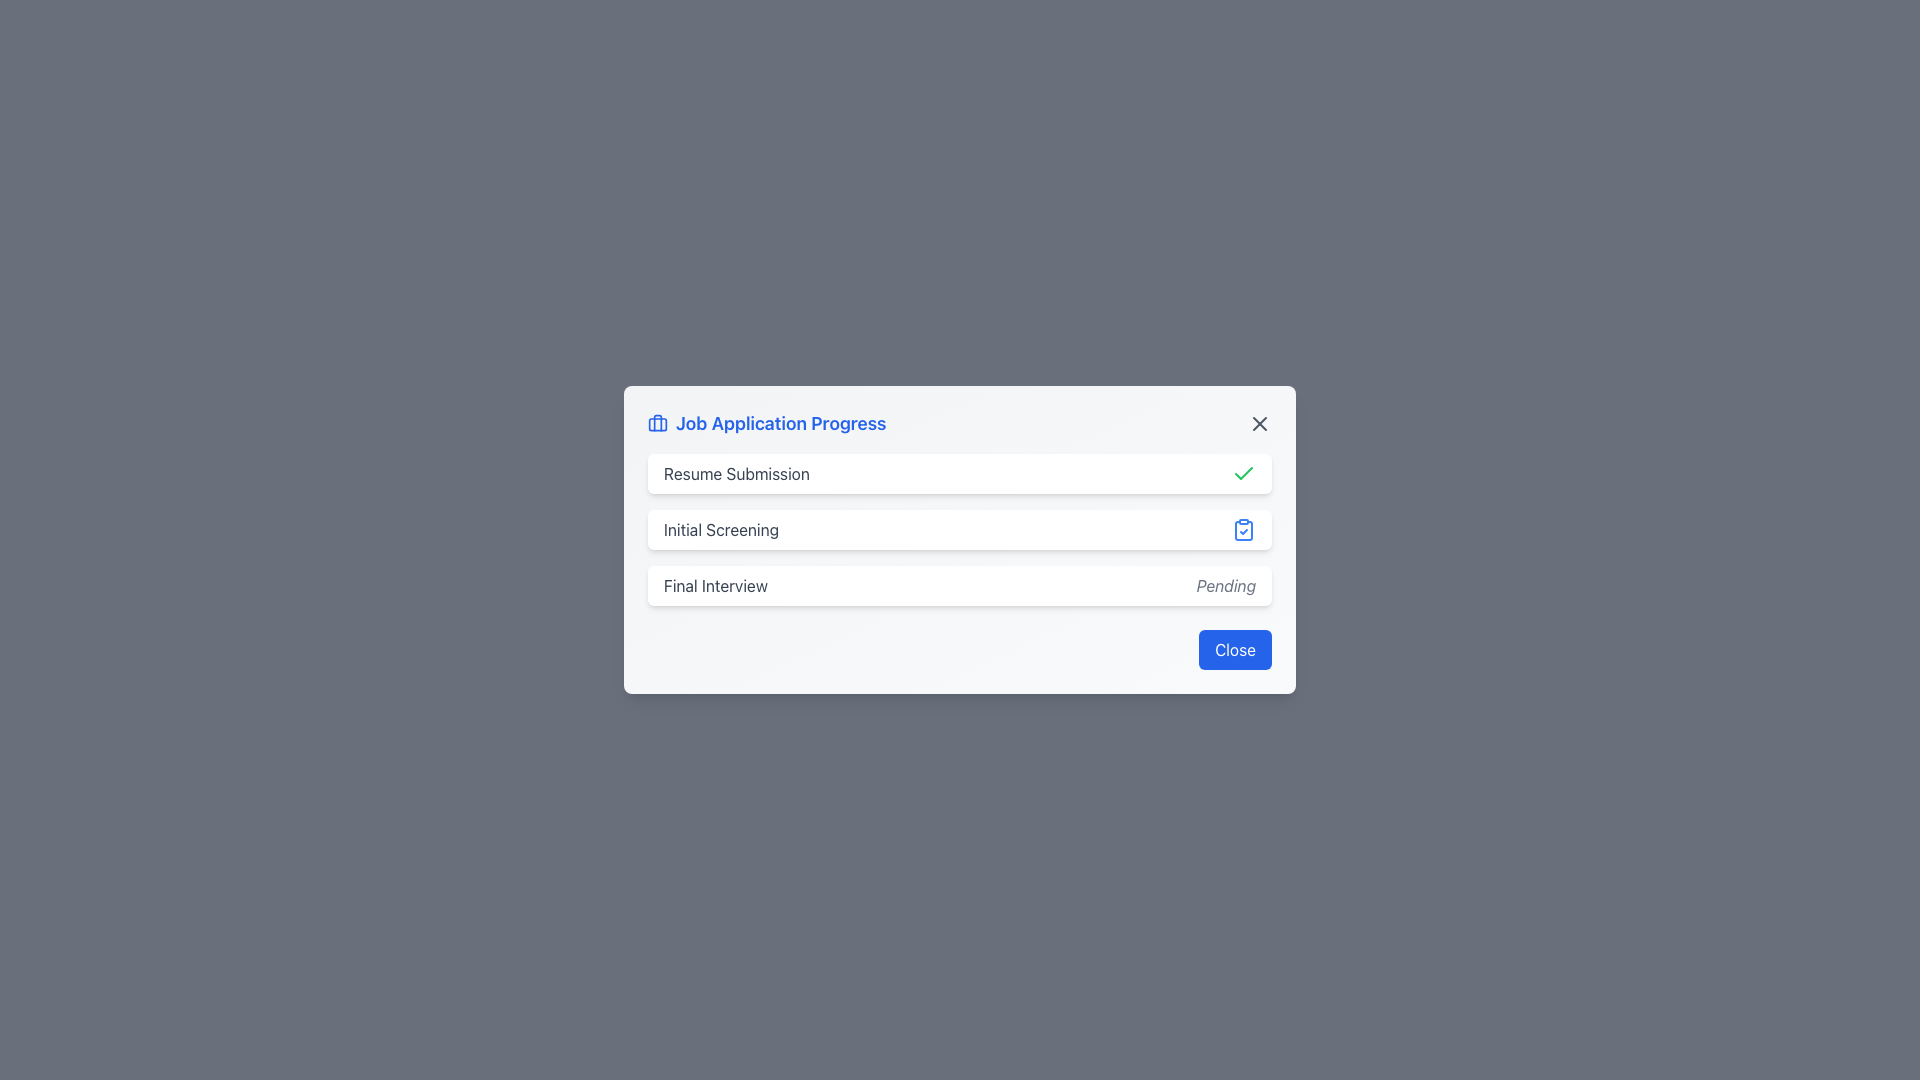 This screenshot has width=1920, height=1080. What do you see at coordinates (1258, 423) in the screenshot?
I see `the close button located in the top-right corner of the modal header bar, adjacent to the title 'Job Application Progress'` at bounding box center [1258, 423].